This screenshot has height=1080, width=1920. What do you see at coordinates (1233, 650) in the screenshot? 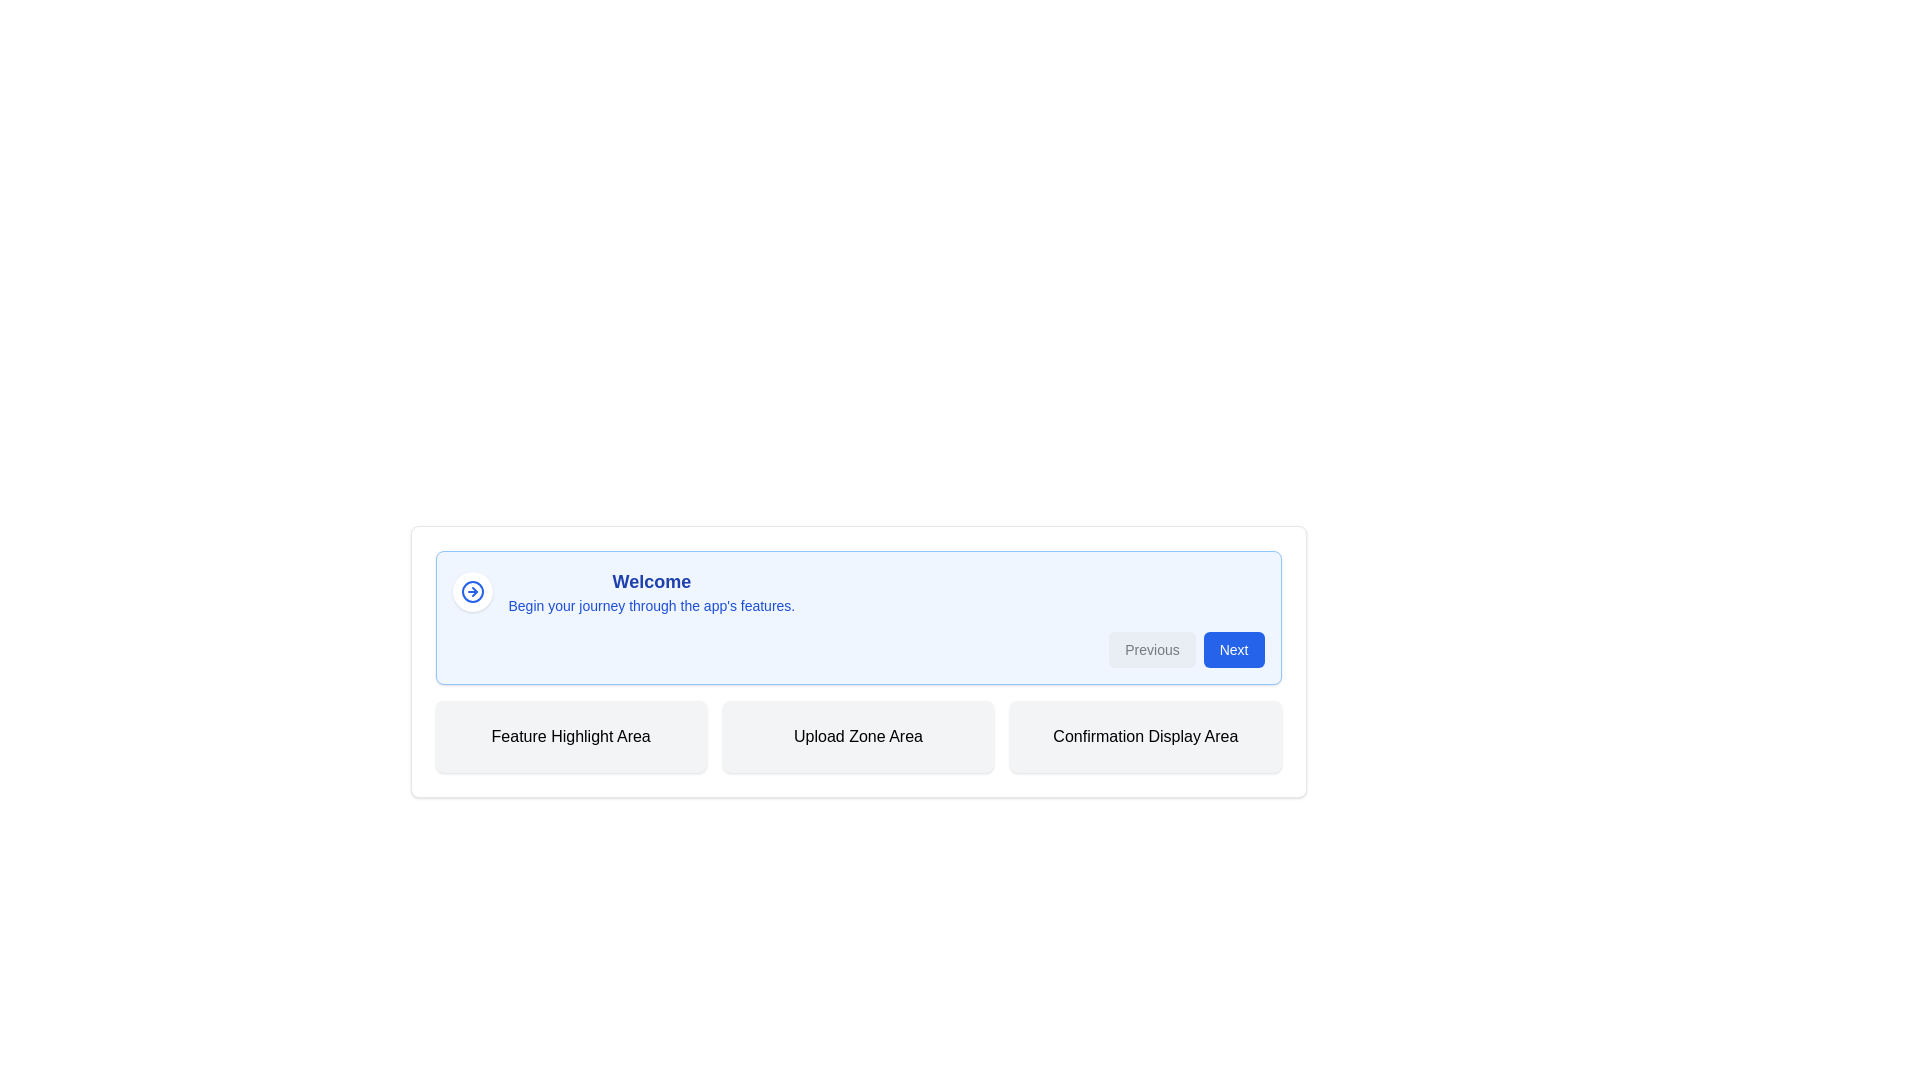
I see `the 'Next' button located in the bottom-right corner of the box element to proceed to the next step` at bounding box center [1233, 650].